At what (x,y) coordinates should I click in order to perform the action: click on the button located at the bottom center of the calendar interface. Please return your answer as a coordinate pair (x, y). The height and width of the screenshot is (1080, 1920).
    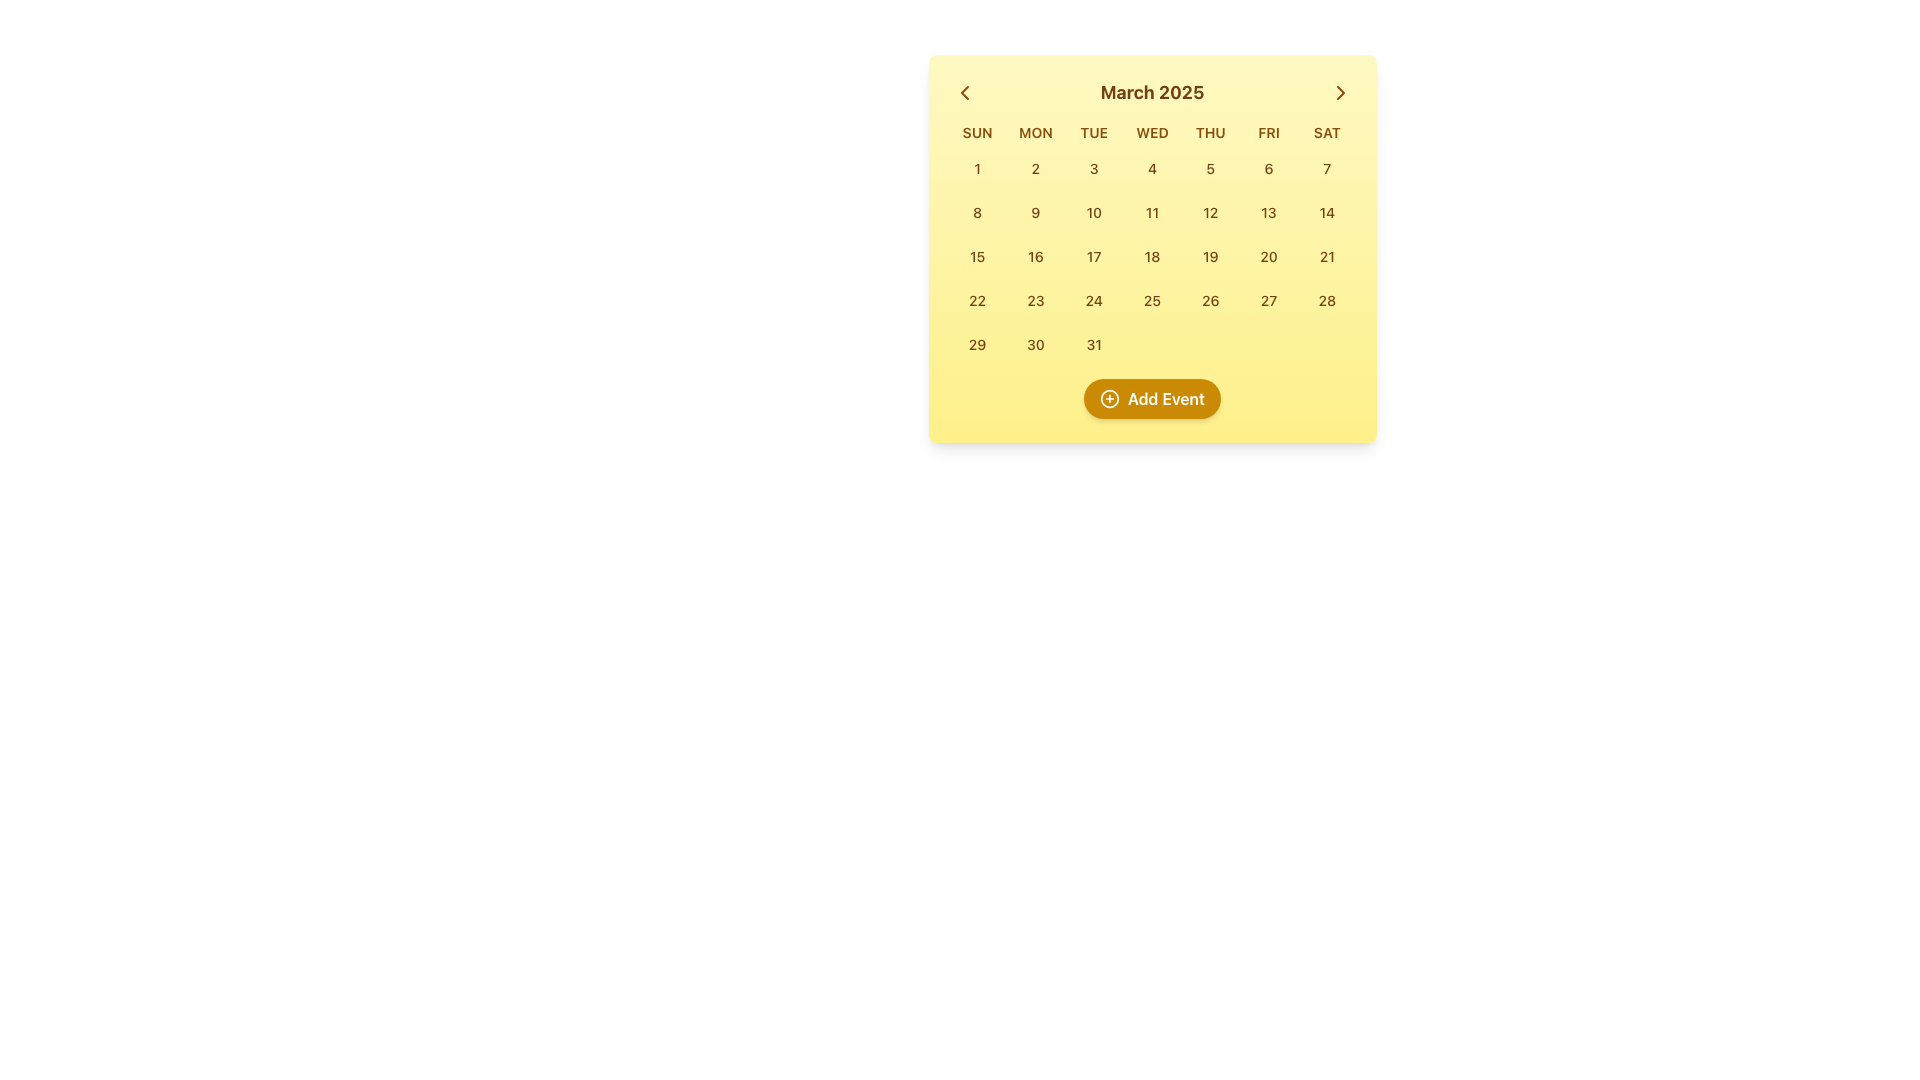
    Looking at the image, I should click on (1152, 398).